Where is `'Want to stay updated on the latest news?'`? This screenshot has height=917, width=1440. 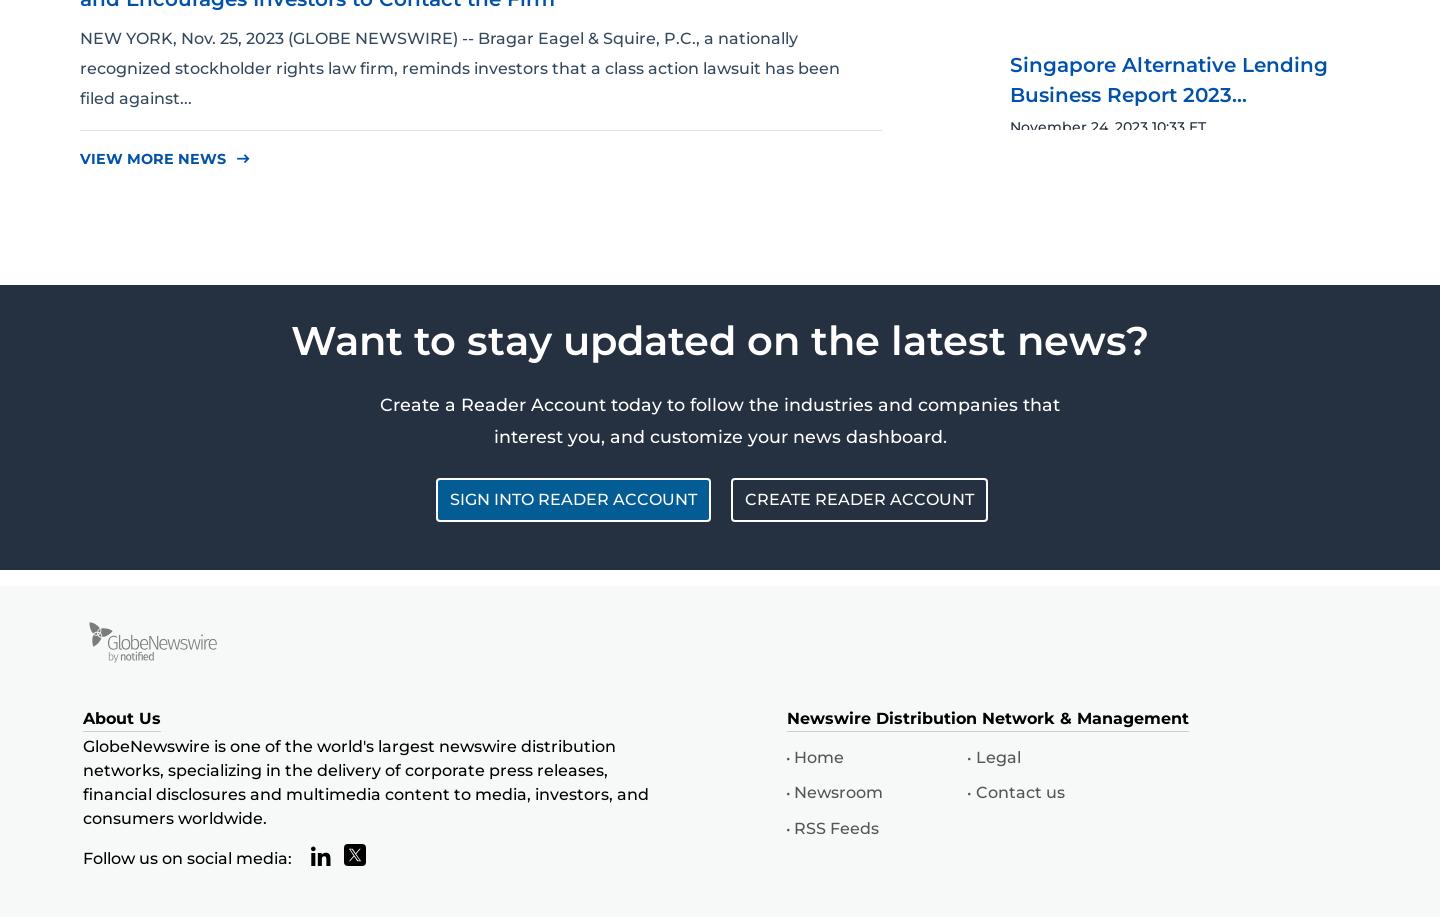
'Want to stay updated on the latest news?' is located at coordinates (720, 338).